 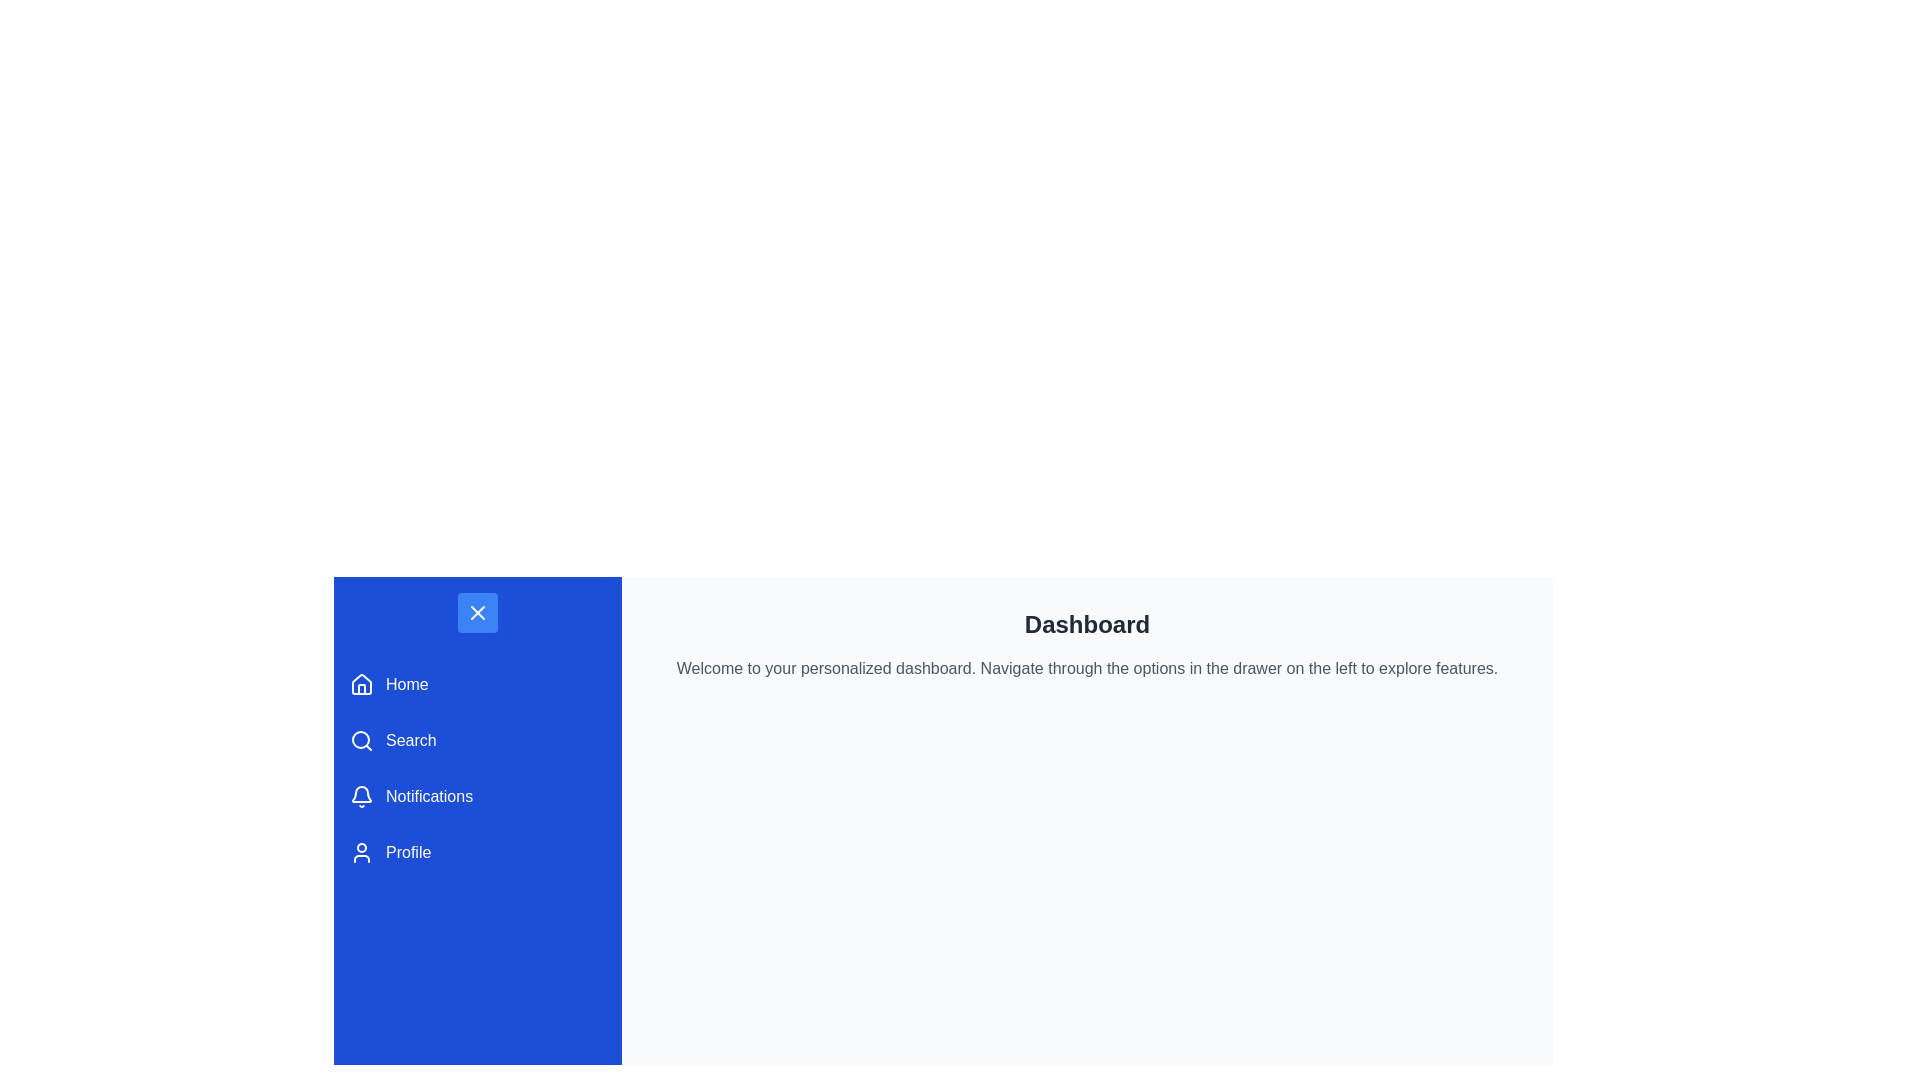 What do you see at coordinates (477, 612) in the screenshot?
I see `the close button at the top of the left navigation panel` at bounding box center [477, 612].